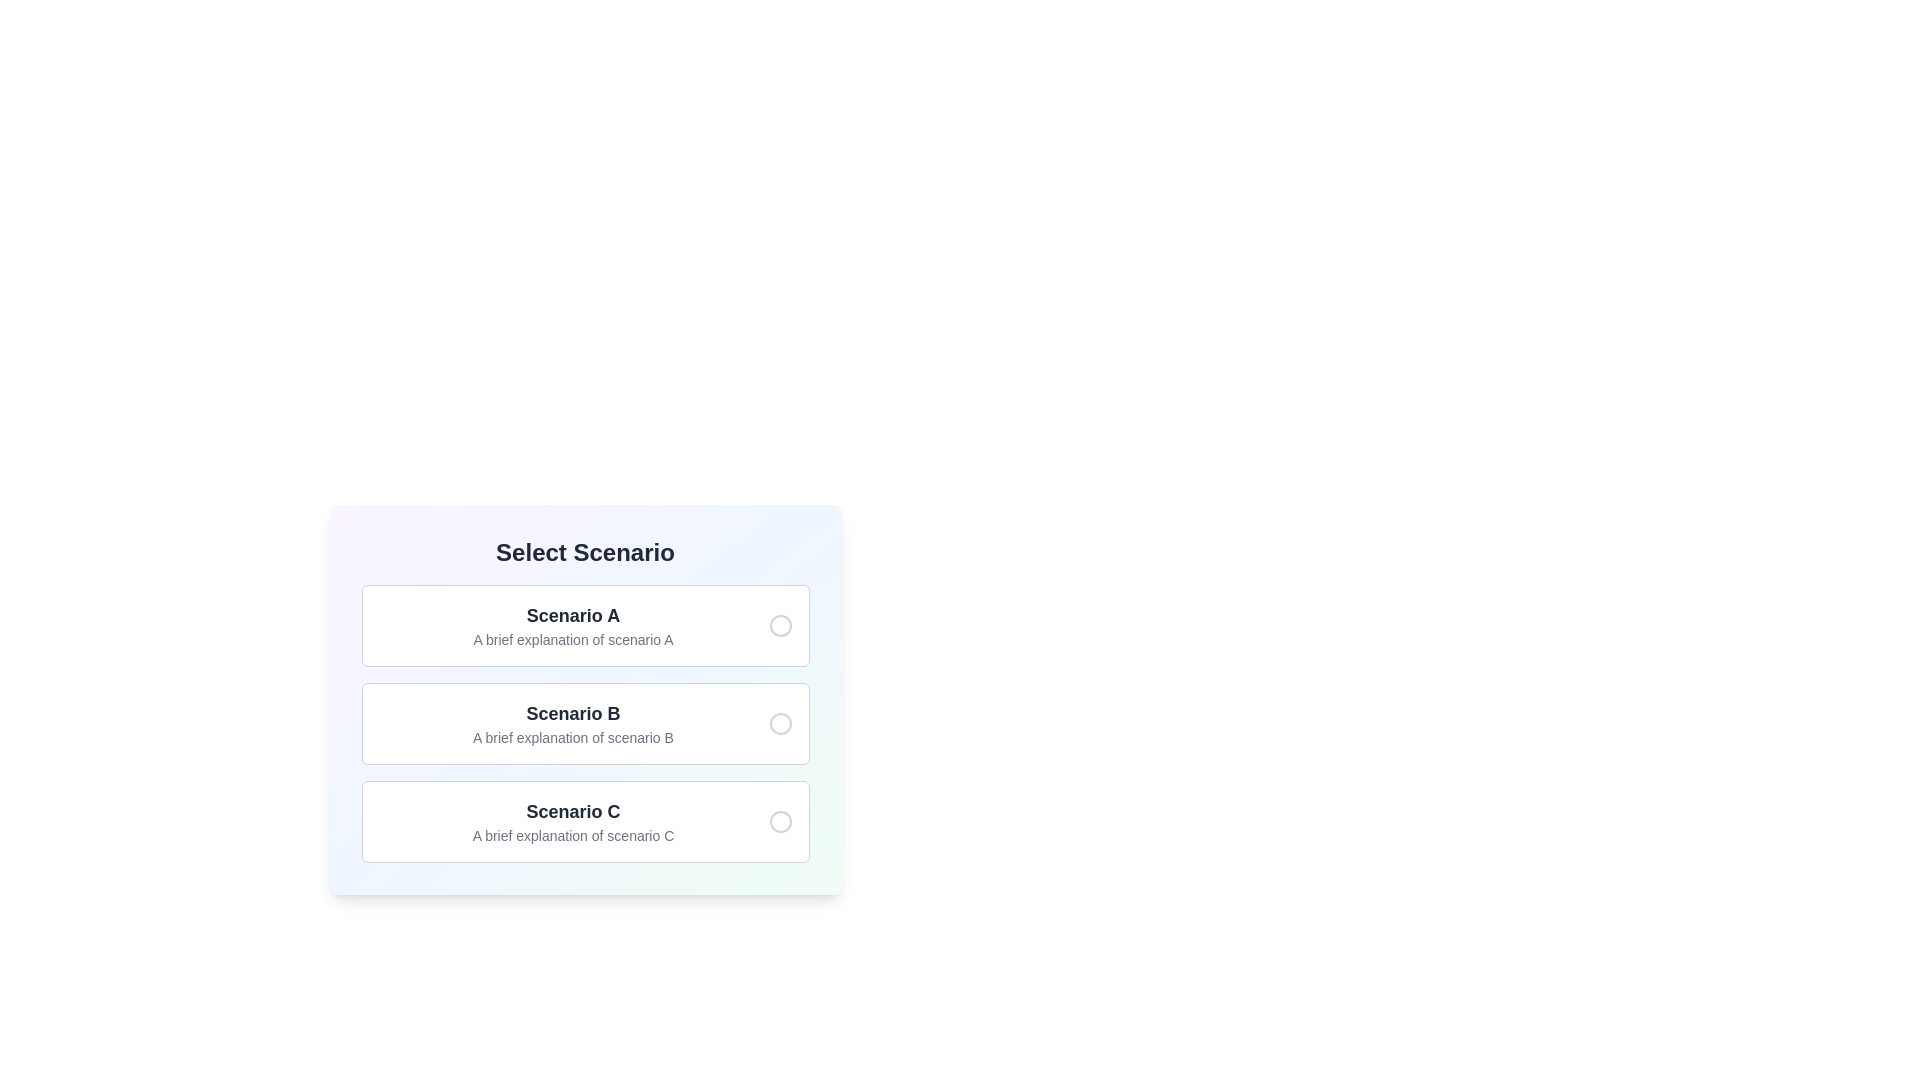  What do you see at coordinates (584, 624) in the screenshot?
I see `the selectable option labeled 'Scenario A'` at bounding box center [584, 624].